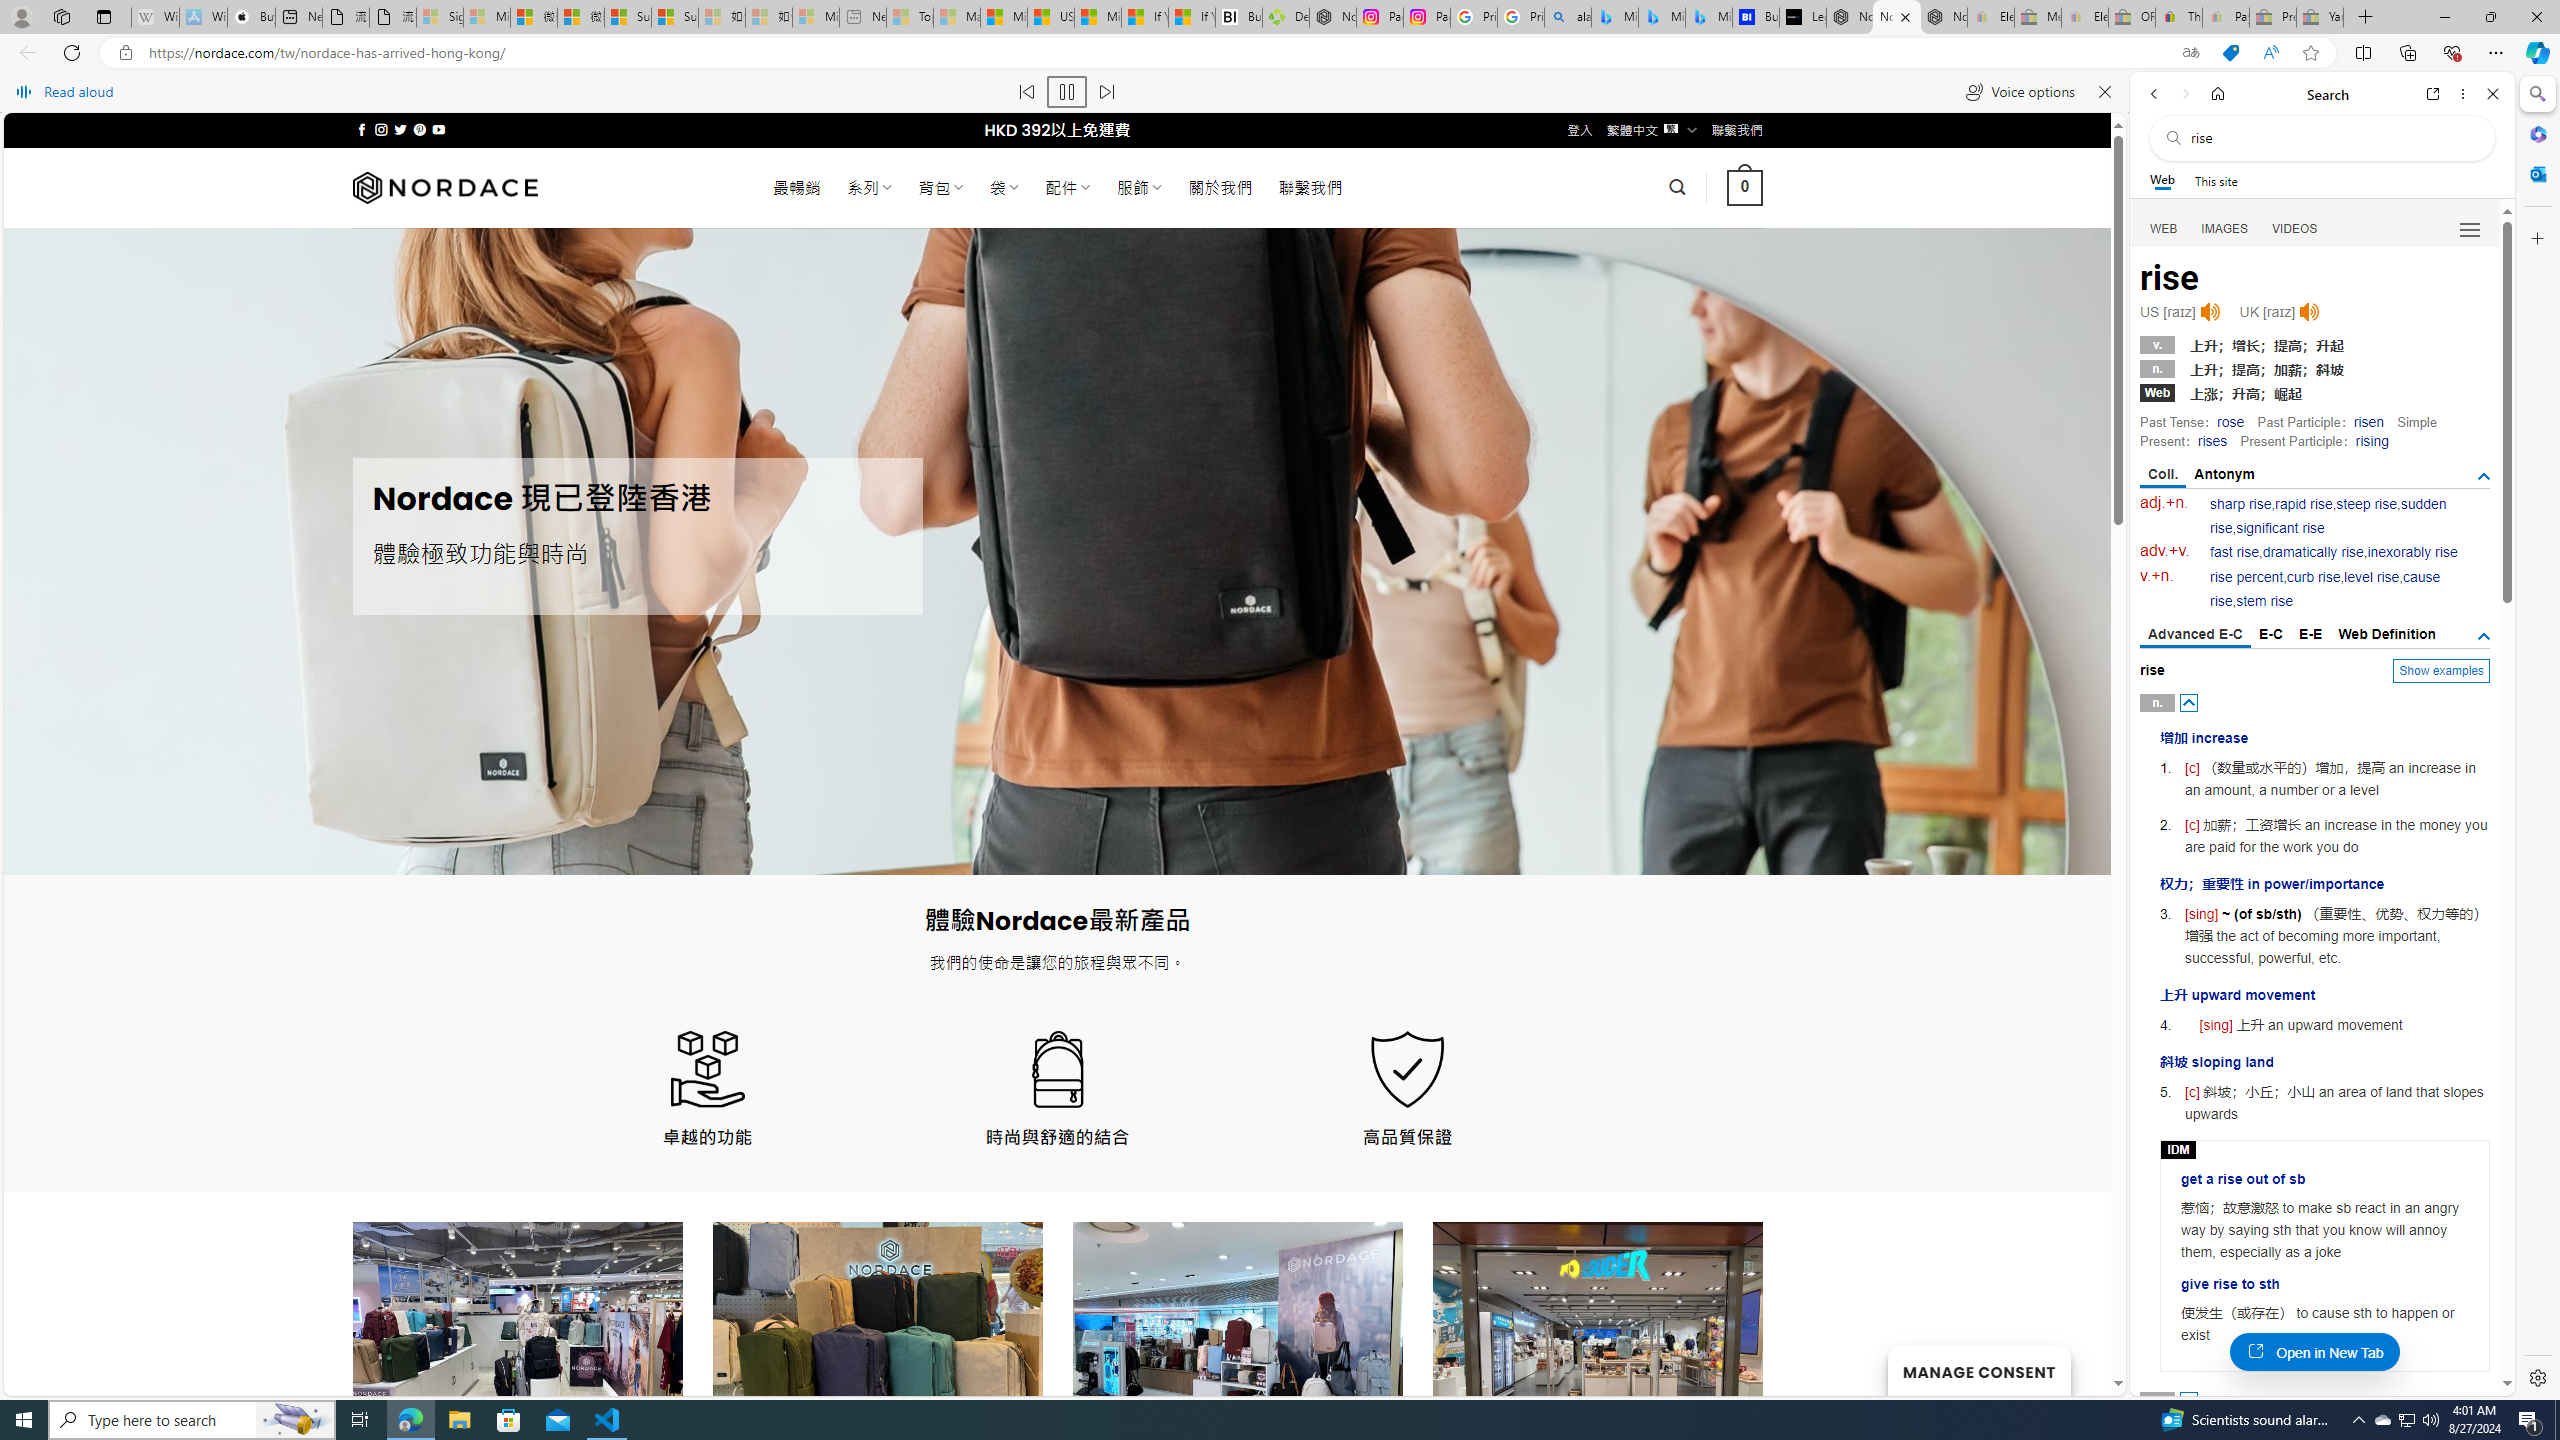 The height and width of the screenshot is (1440, 2560). What do you see at coordinates (2162, 474) in the screenshot?
I see `'Coll.'` at bounding box center [2162, 474].